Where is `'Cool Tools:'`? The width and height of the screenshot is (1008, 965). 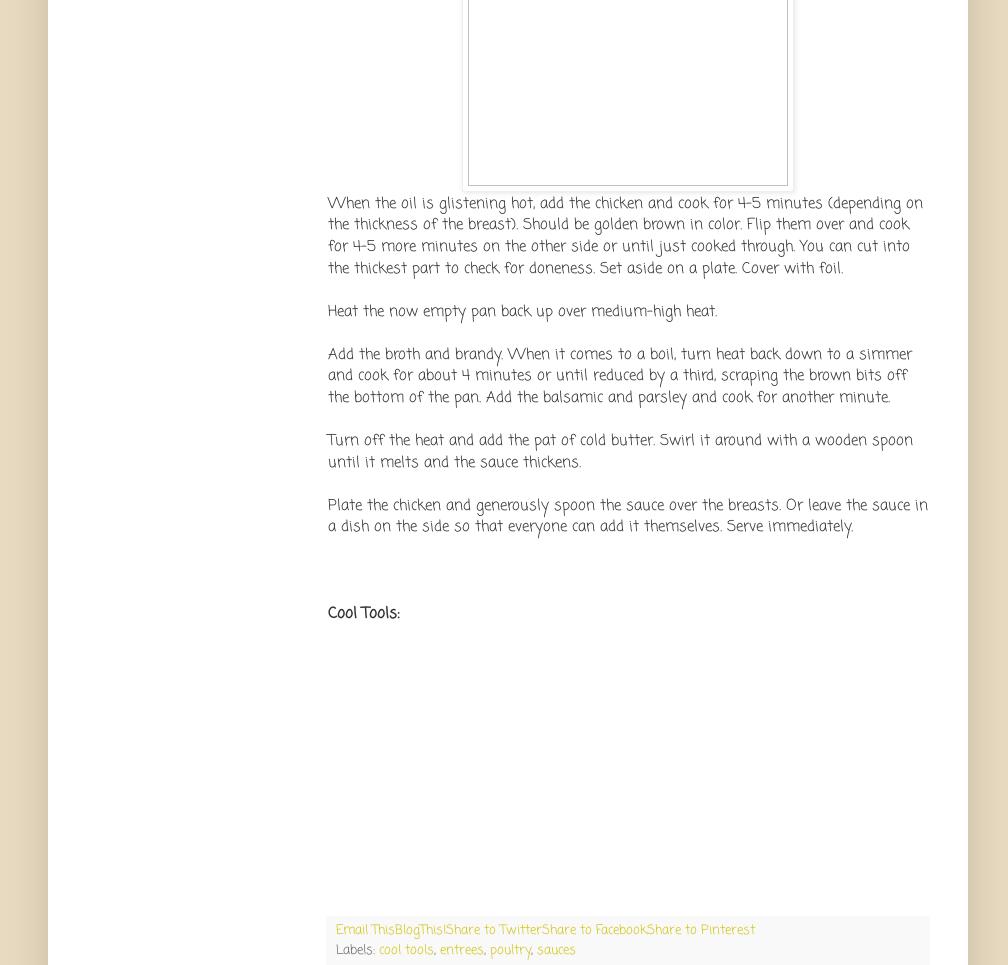
'Cool Tools:' is located at coordinates (363, 611).